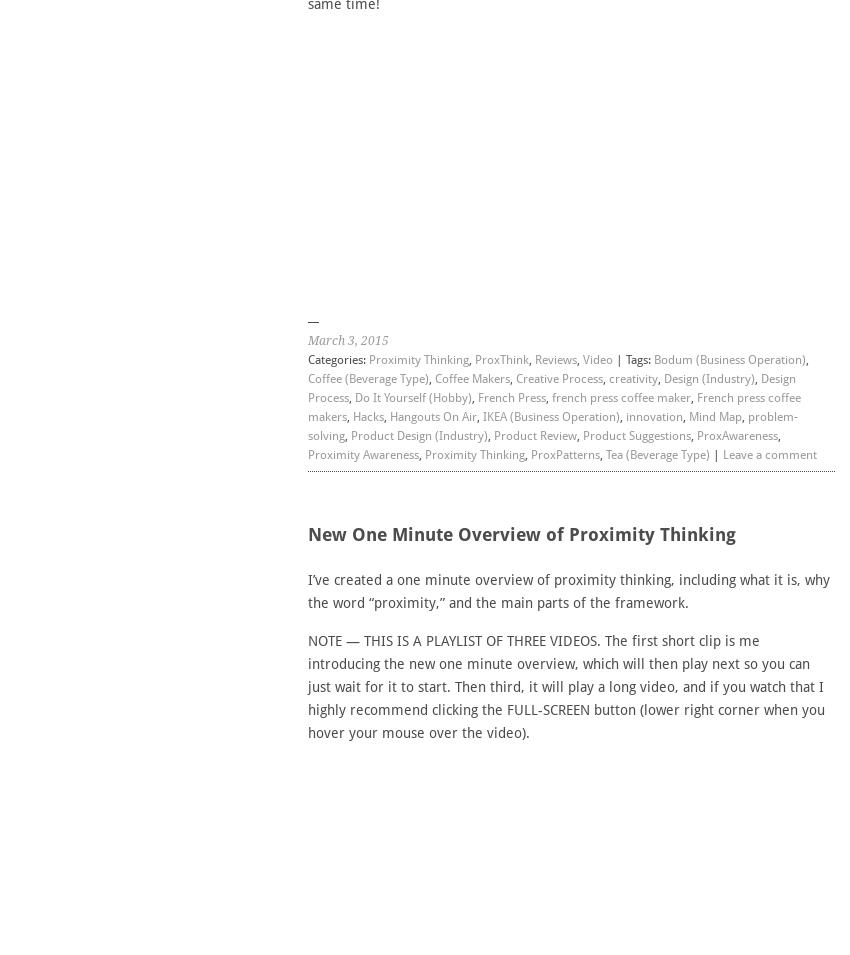  I want to click on 'innovation', so click(653, 415).